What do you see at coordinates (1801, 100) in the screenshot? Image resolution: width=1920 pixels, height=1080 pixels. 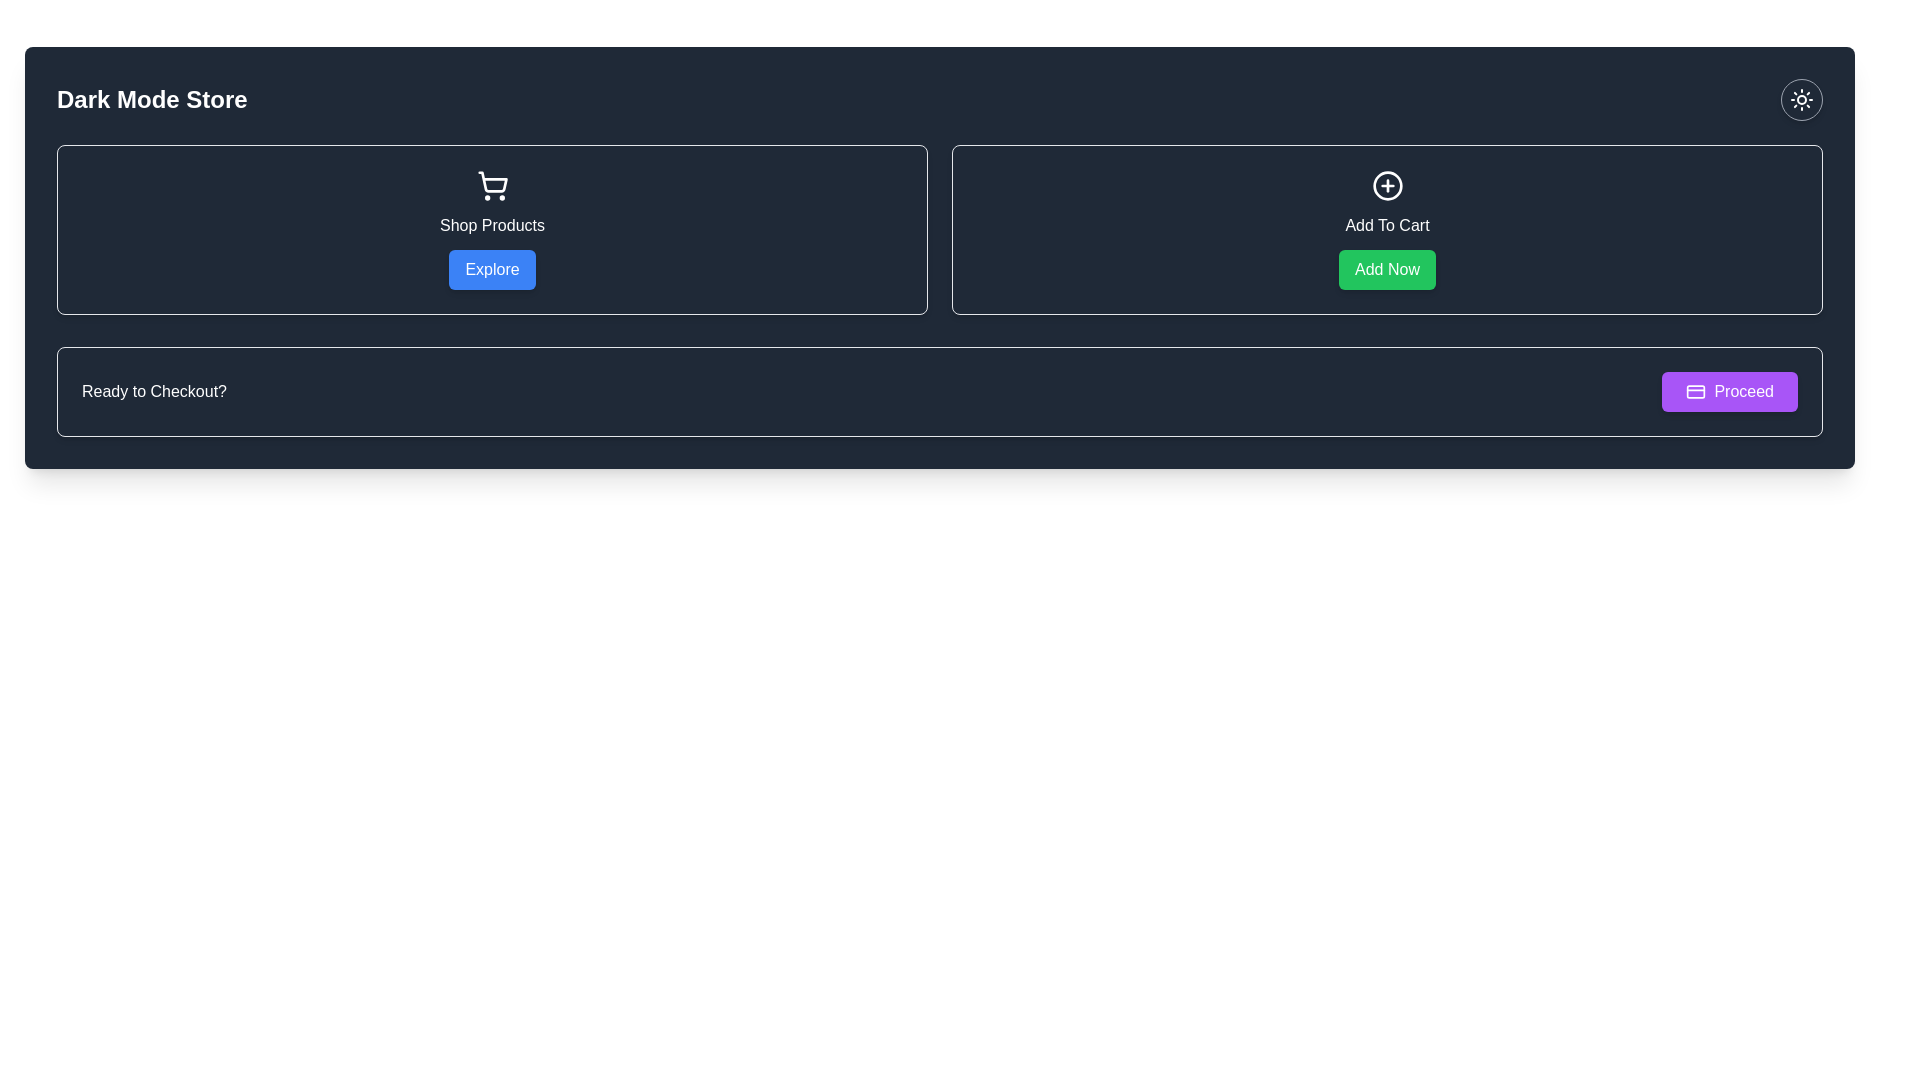 I see `the icon-based button located at the top-right corner of the dark-themed box` at bounding box center [1801, 100].